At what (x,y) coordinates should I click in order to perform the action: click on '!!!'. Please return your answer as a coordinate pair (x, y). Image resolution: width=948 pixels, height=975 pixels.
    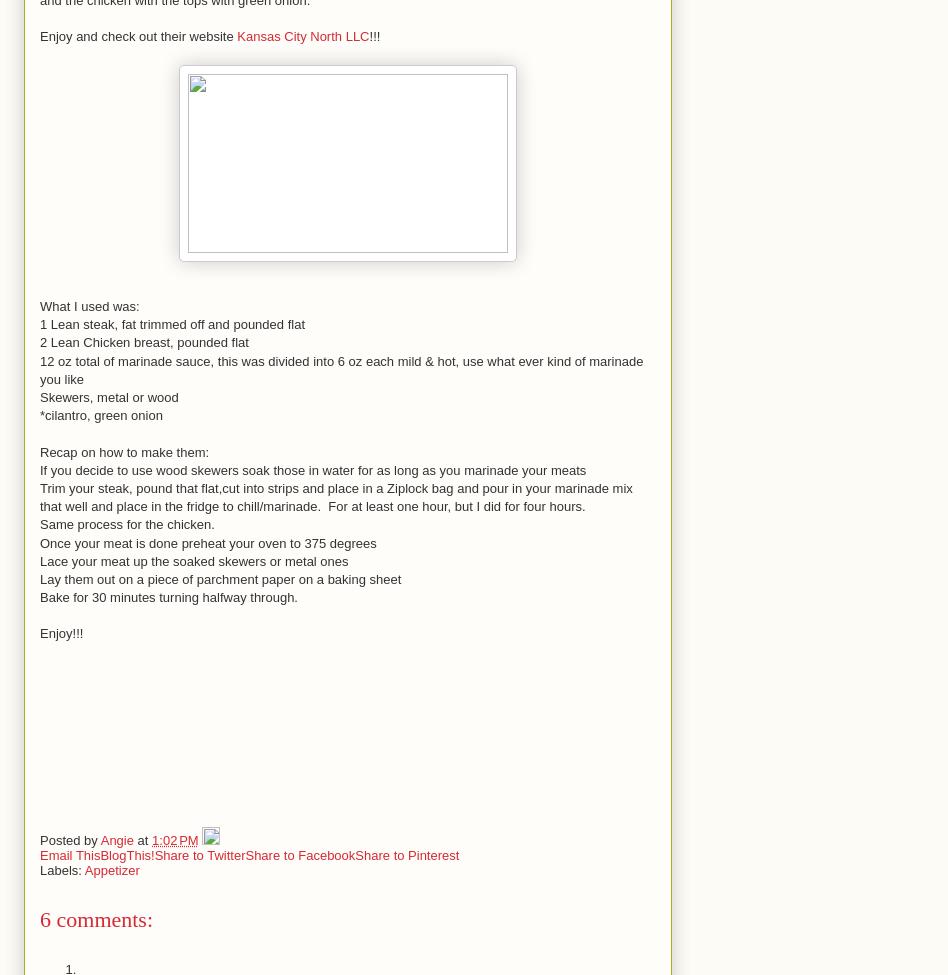
    Looking at the image, I should click on (367, 36).